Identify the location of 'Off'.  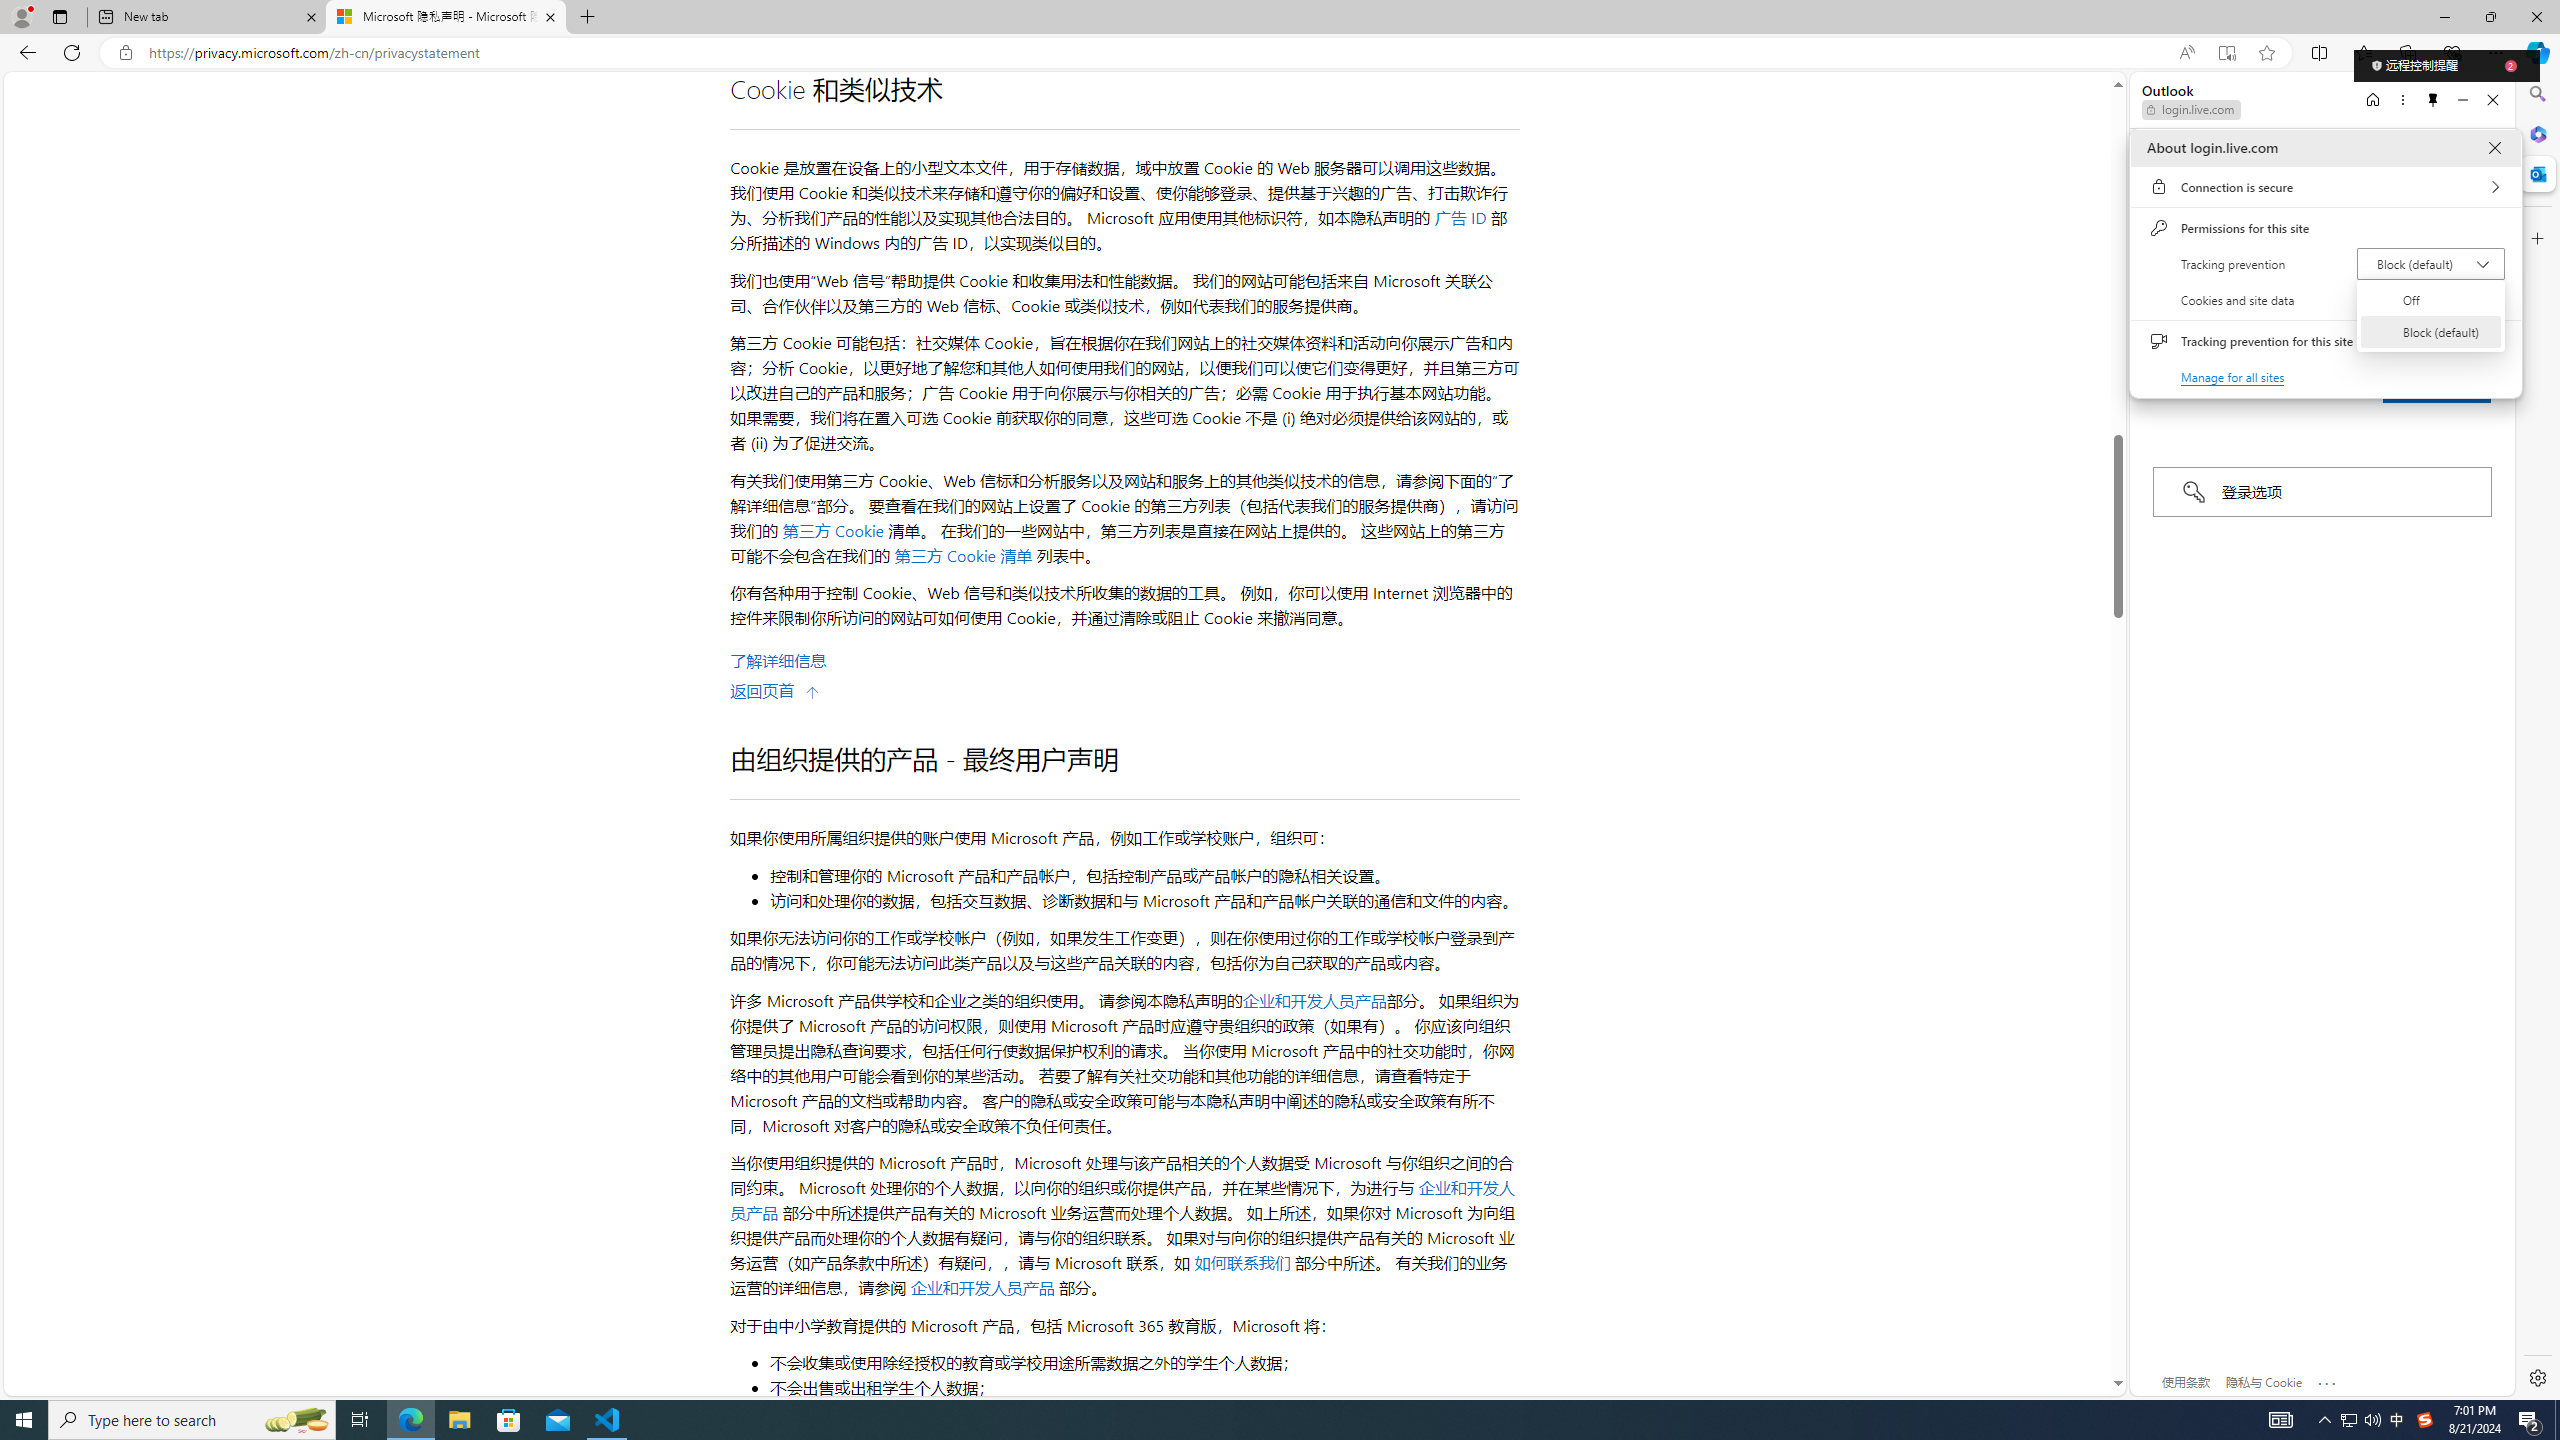
(2429, 298).